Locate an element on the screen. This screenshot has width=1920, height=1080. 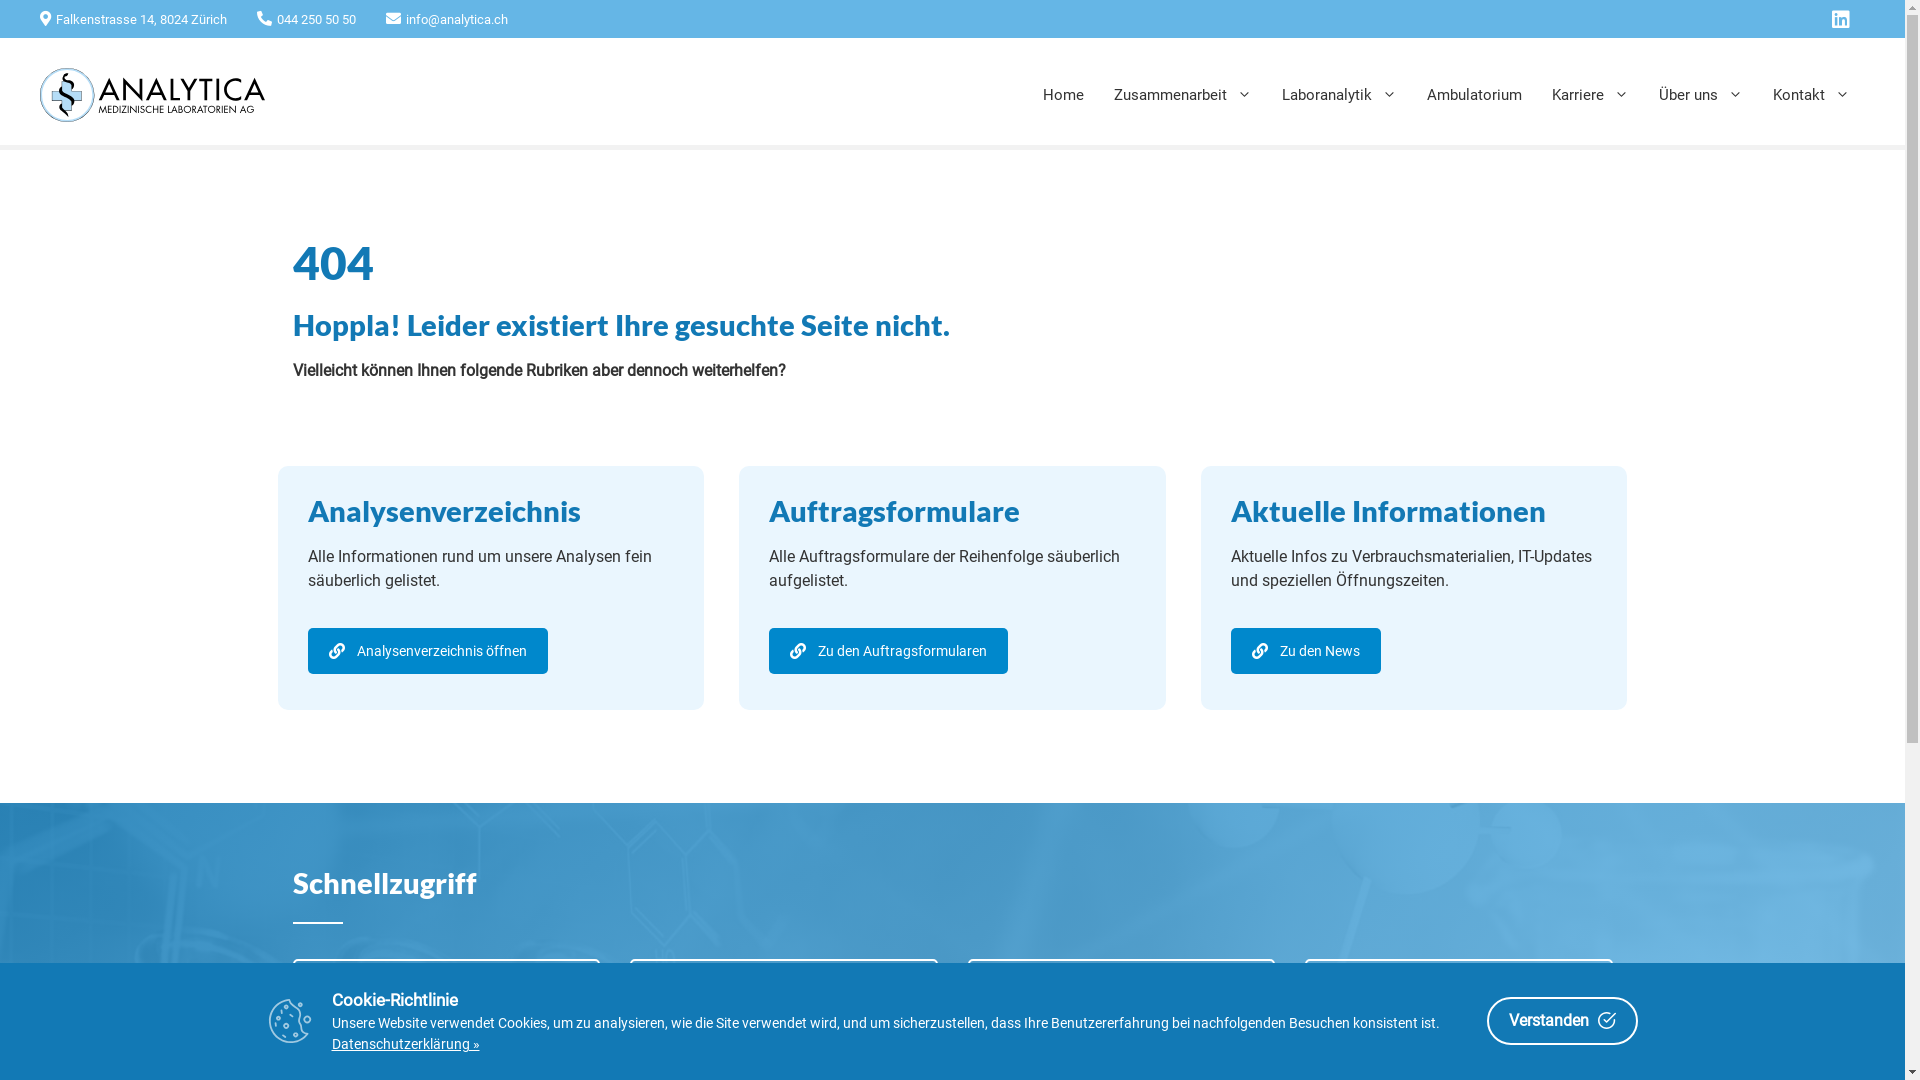
'Ambulatorium' is located at coordinates (1474, 95).